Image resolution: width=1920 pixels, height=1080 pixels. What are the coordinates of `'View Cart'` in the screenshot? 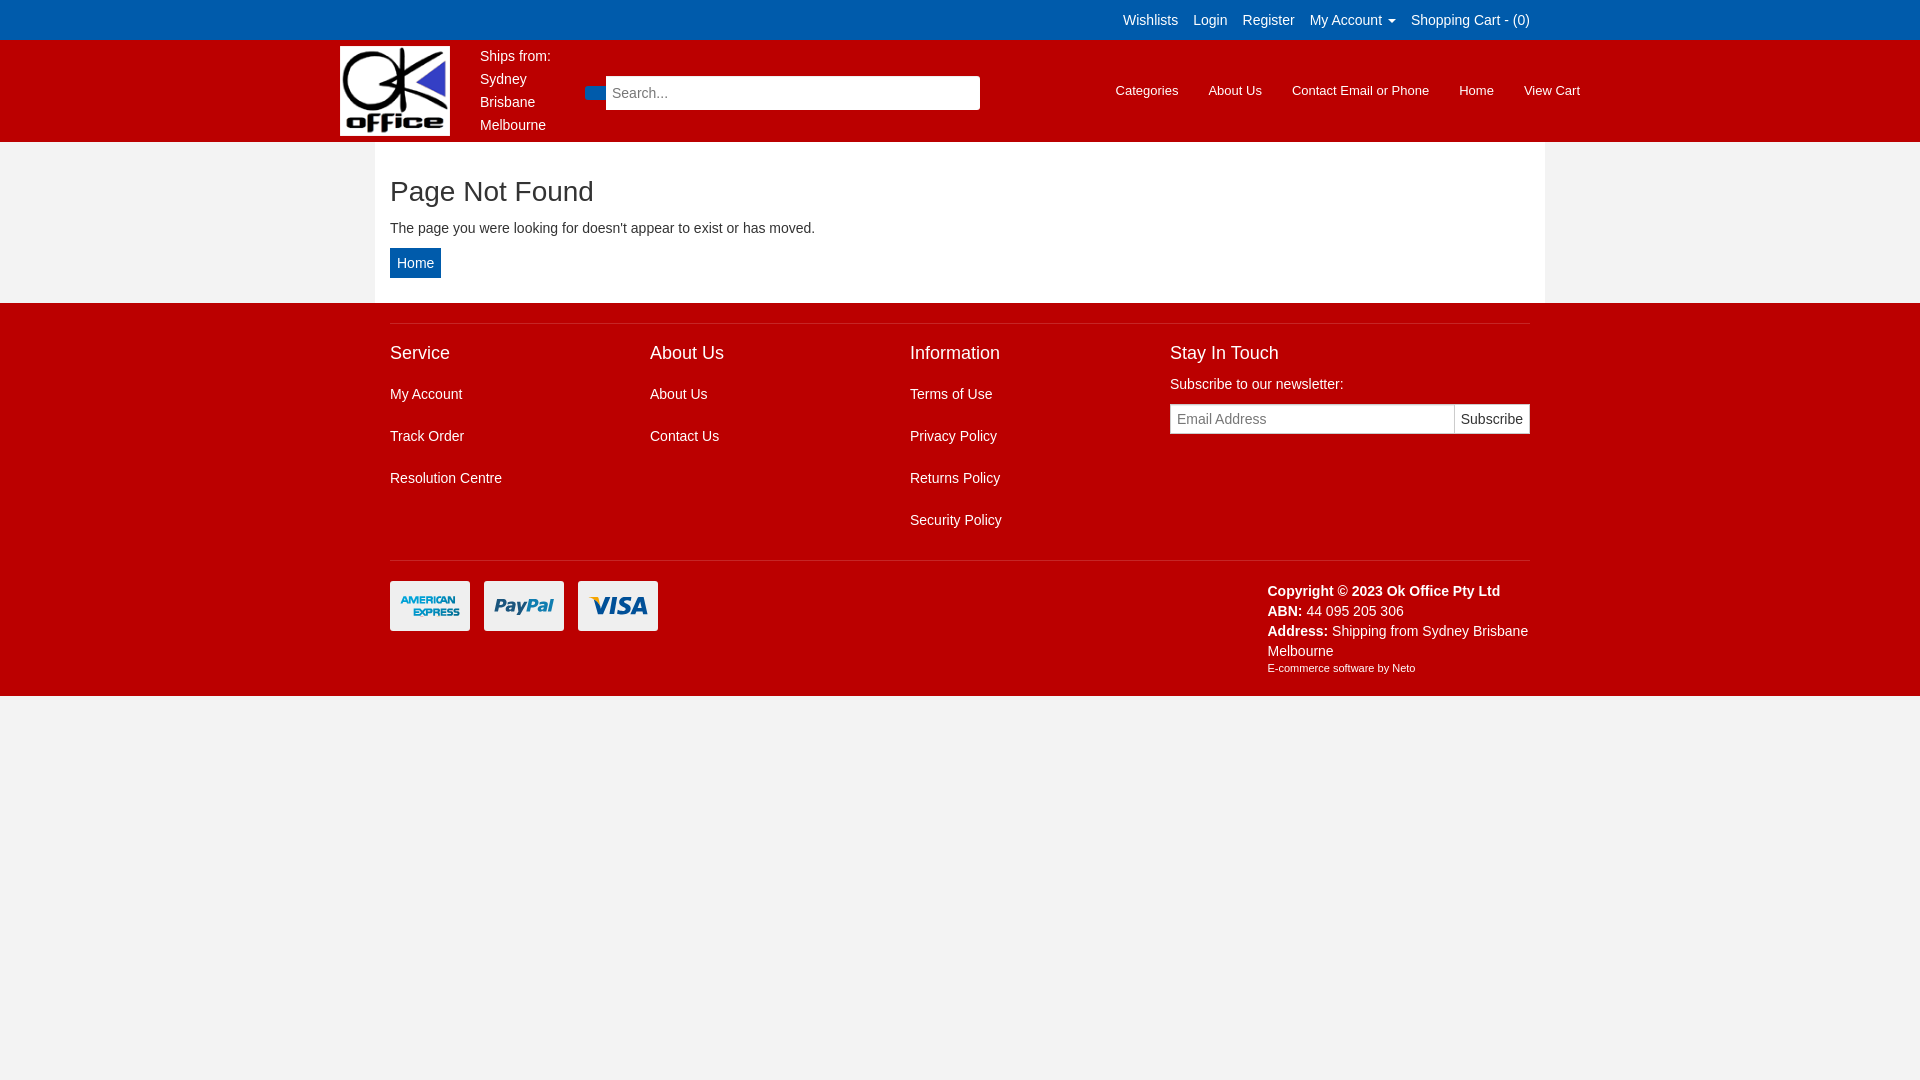 It's located at (1508, 91).